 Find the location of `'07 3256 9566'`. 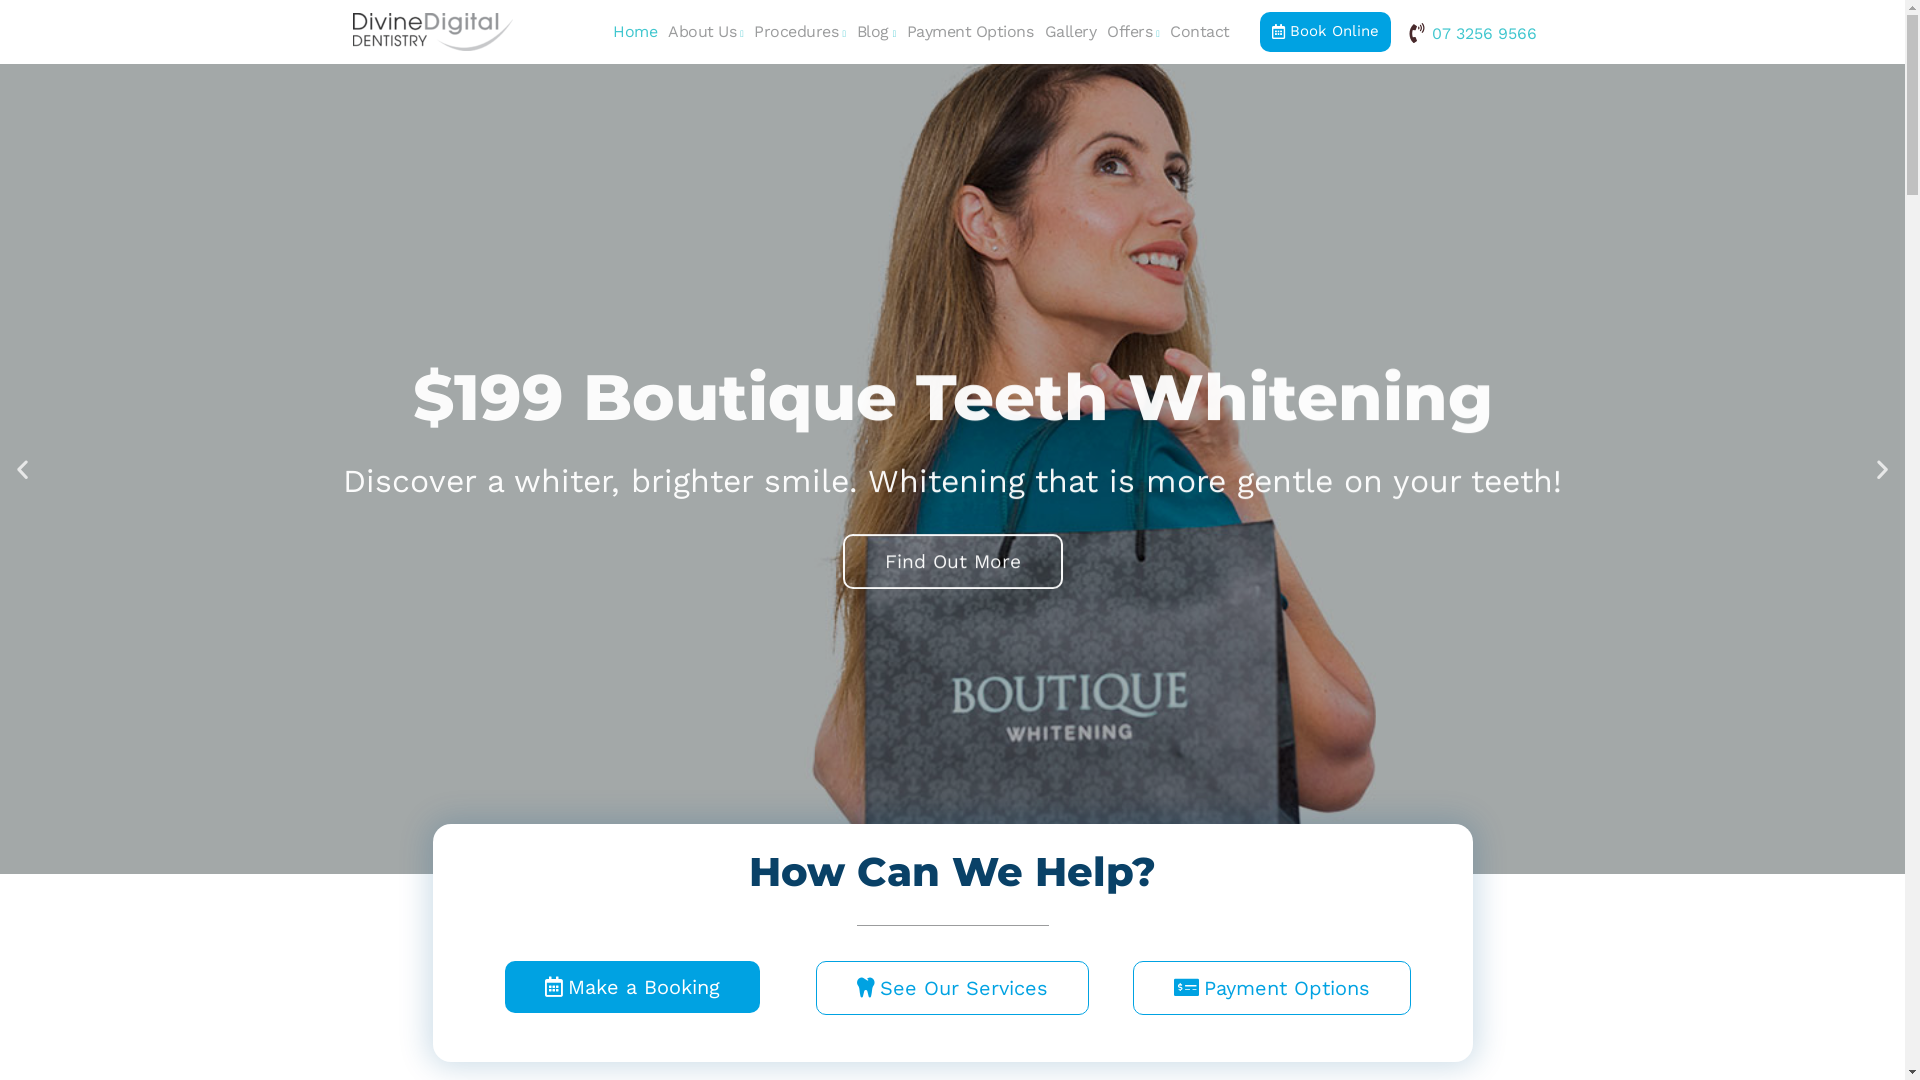

'07 3256 9566' is located at coordinates (1470, 33).